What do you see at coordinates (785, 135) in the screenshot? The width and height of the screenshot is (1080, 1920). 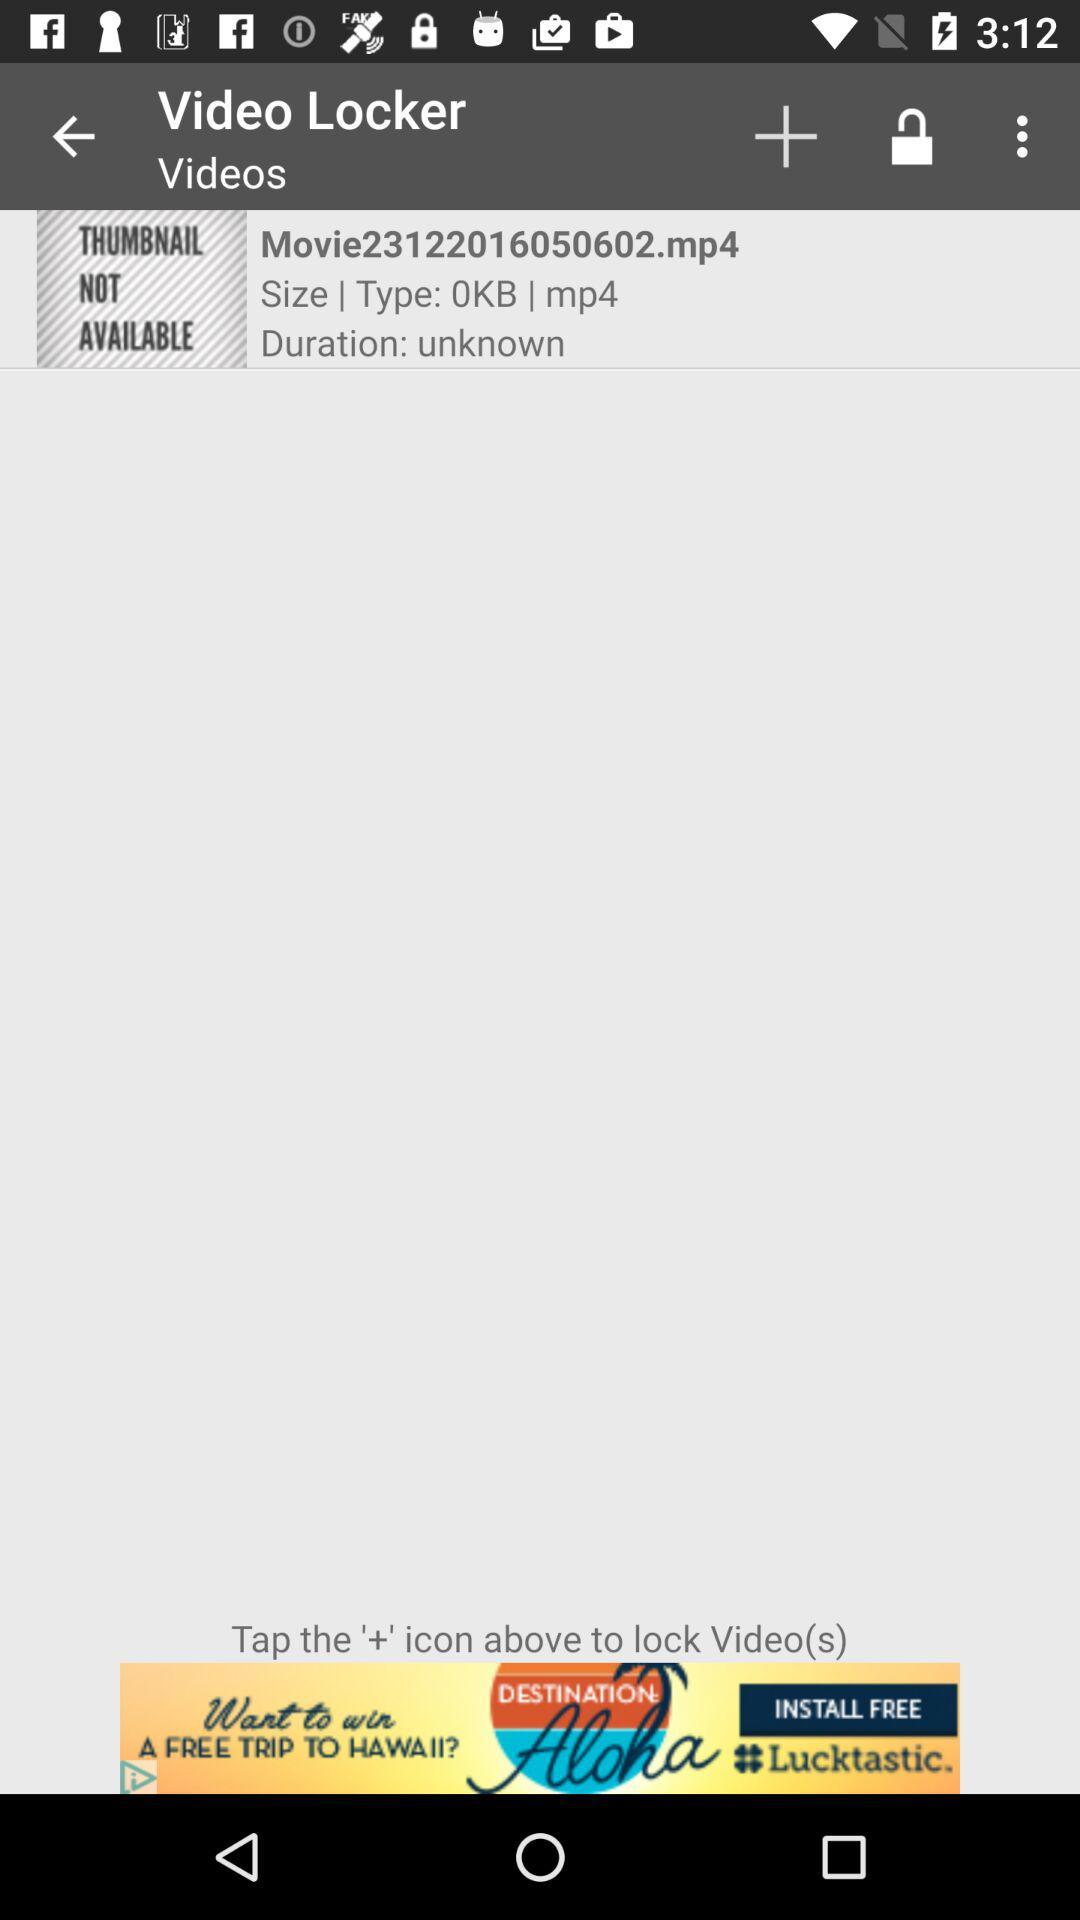 I see `the item above movie23122016050602.mp4 item` at bounding box center [785, 135].